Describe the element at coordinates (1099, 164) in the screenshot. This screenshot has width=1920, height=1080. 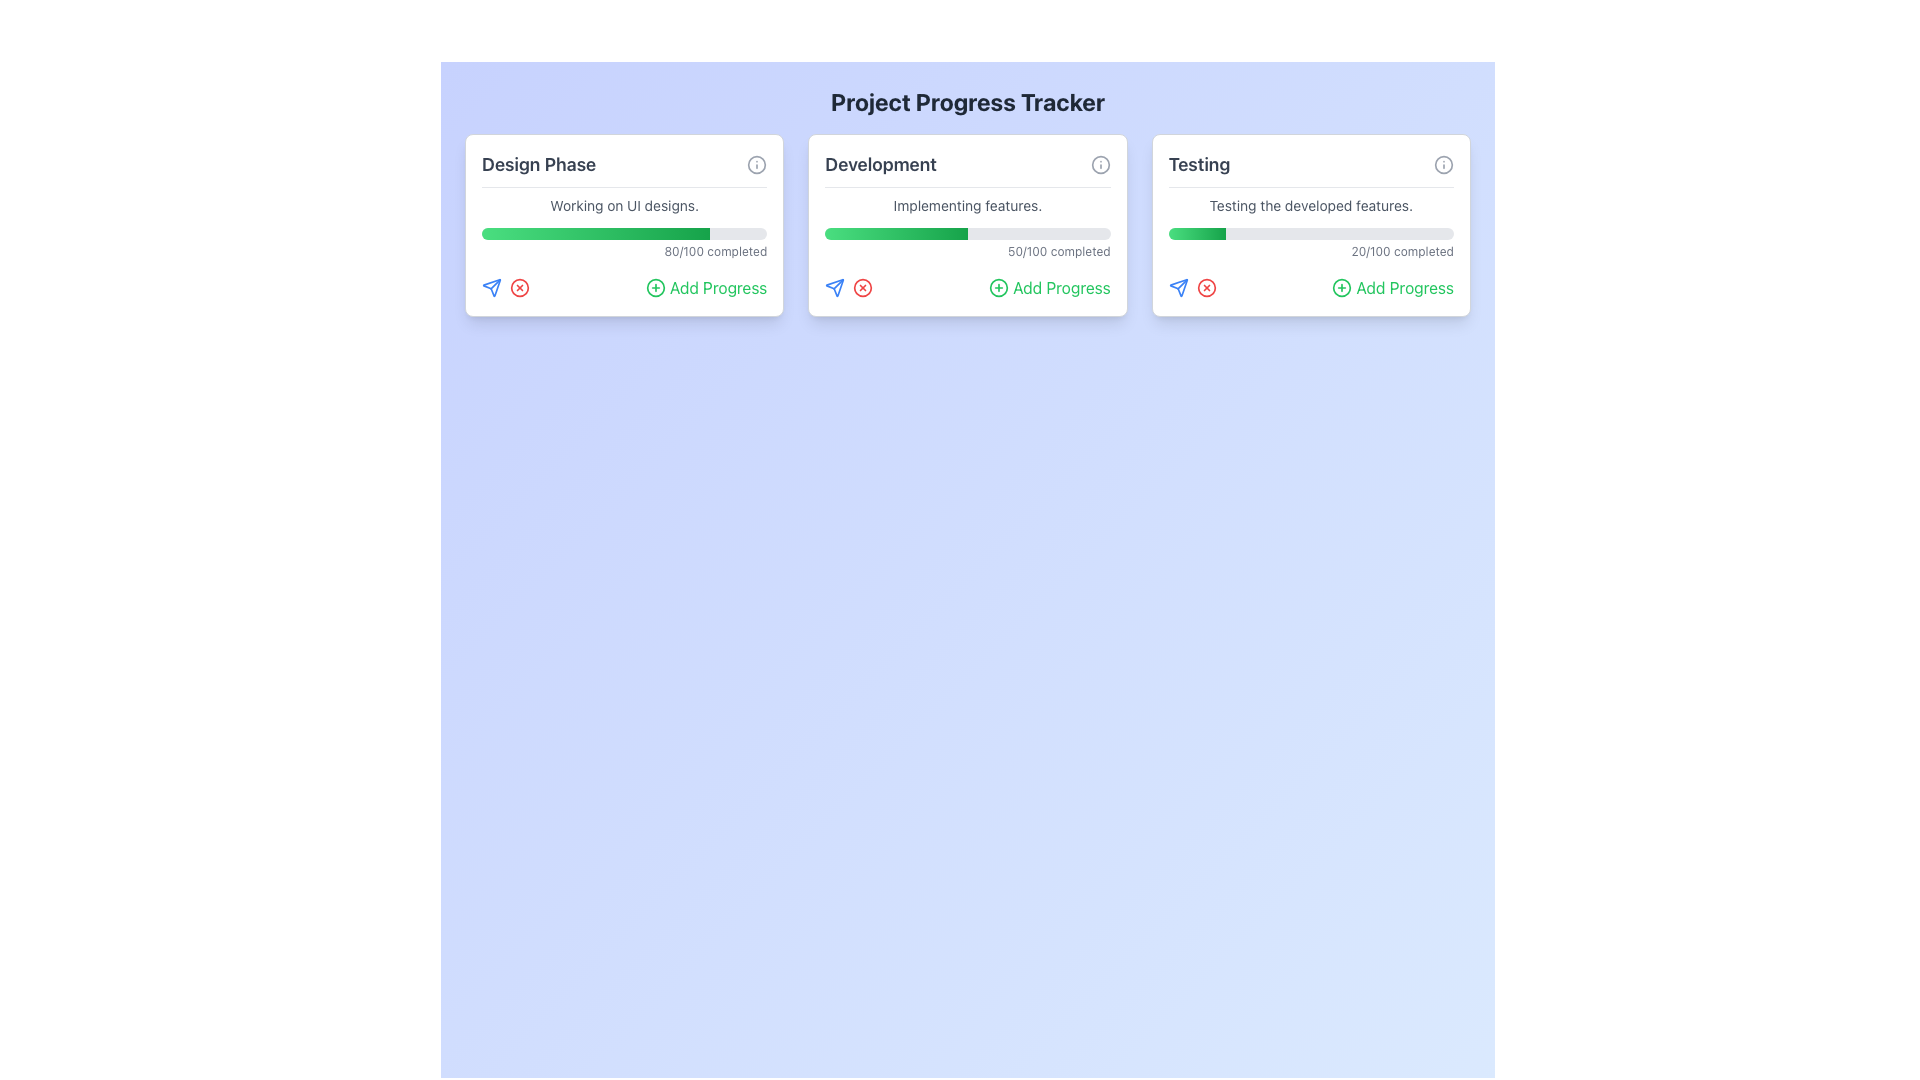
I see `the information icon button located at the top-right corner of the 'Development' card` at that location.